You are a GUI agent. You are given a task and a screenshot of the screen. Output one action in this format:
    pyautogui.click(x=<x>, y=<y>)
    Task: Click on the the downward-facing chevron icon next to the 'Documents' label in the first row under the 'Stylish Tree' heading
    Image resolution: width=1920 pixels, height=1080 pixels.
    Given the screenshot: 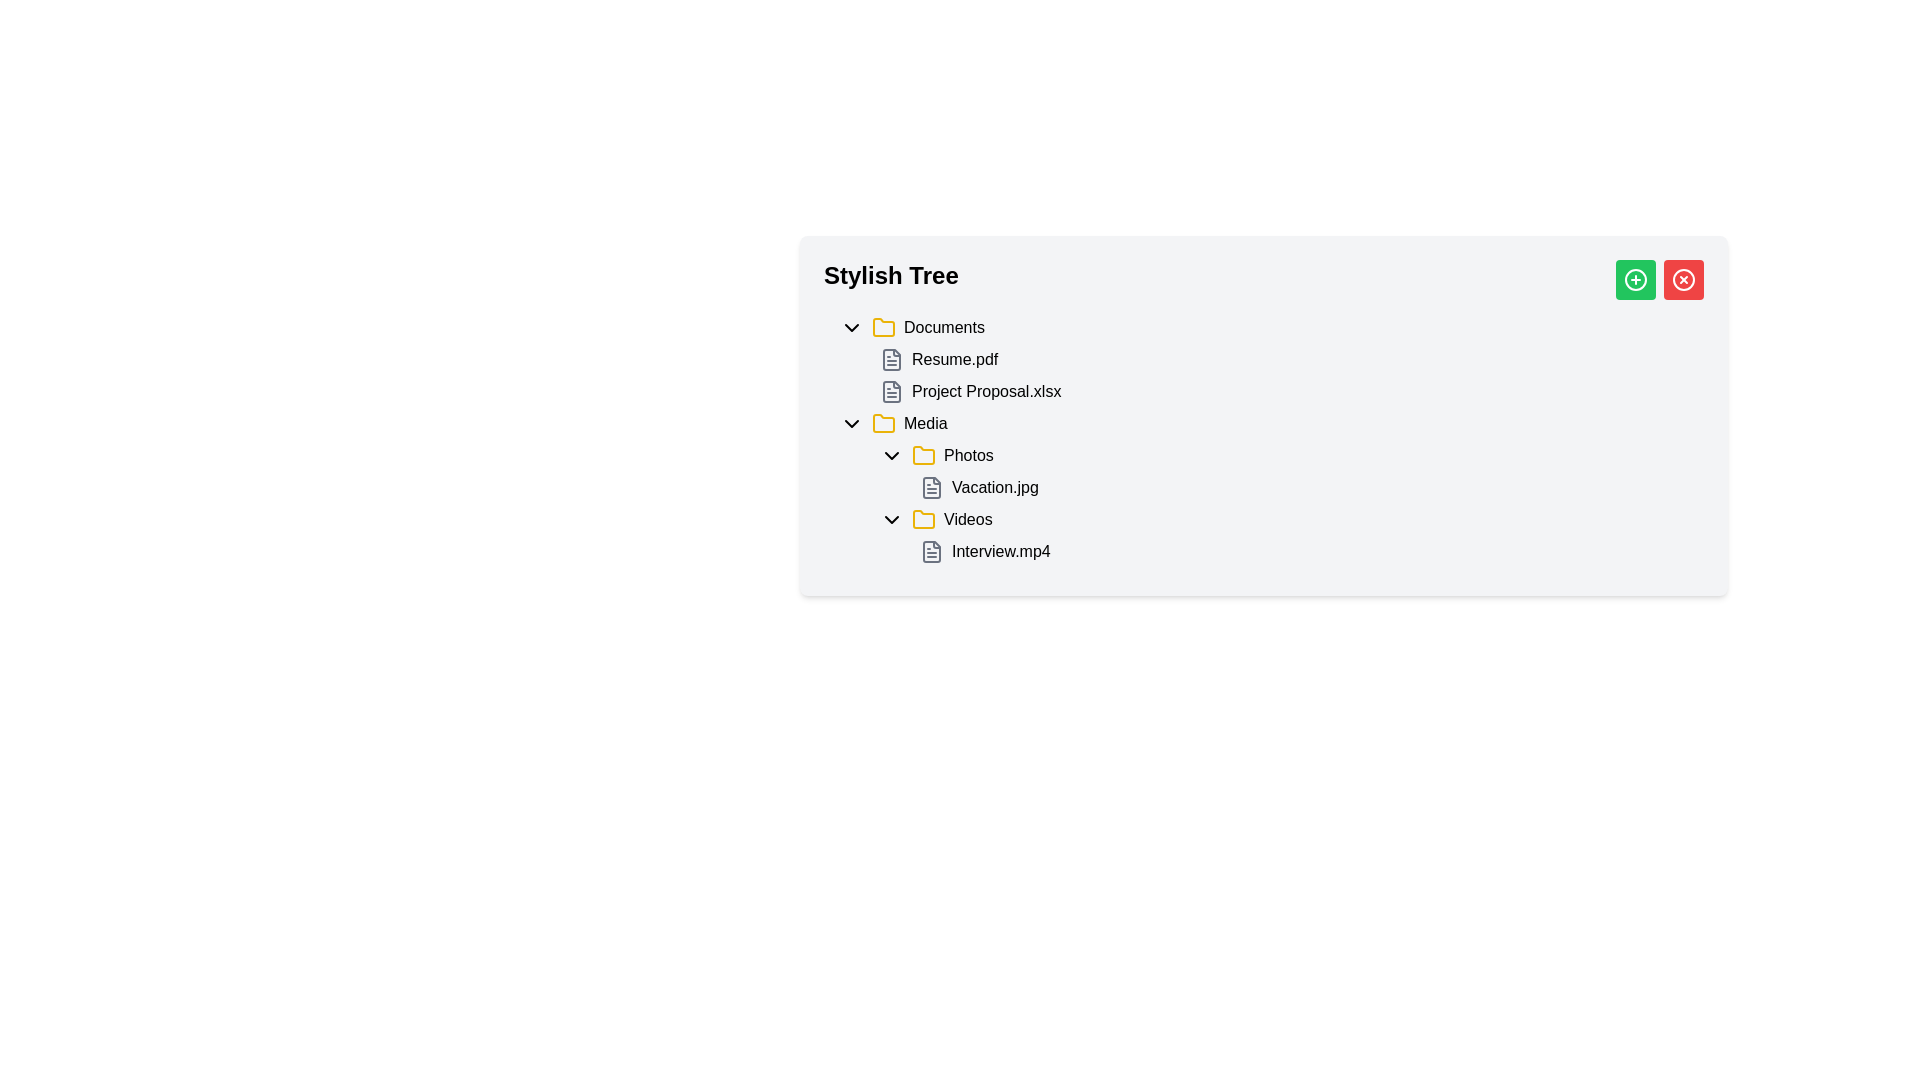 What is the action you would take?
    pyautogui.click(x=851, y=326)
    